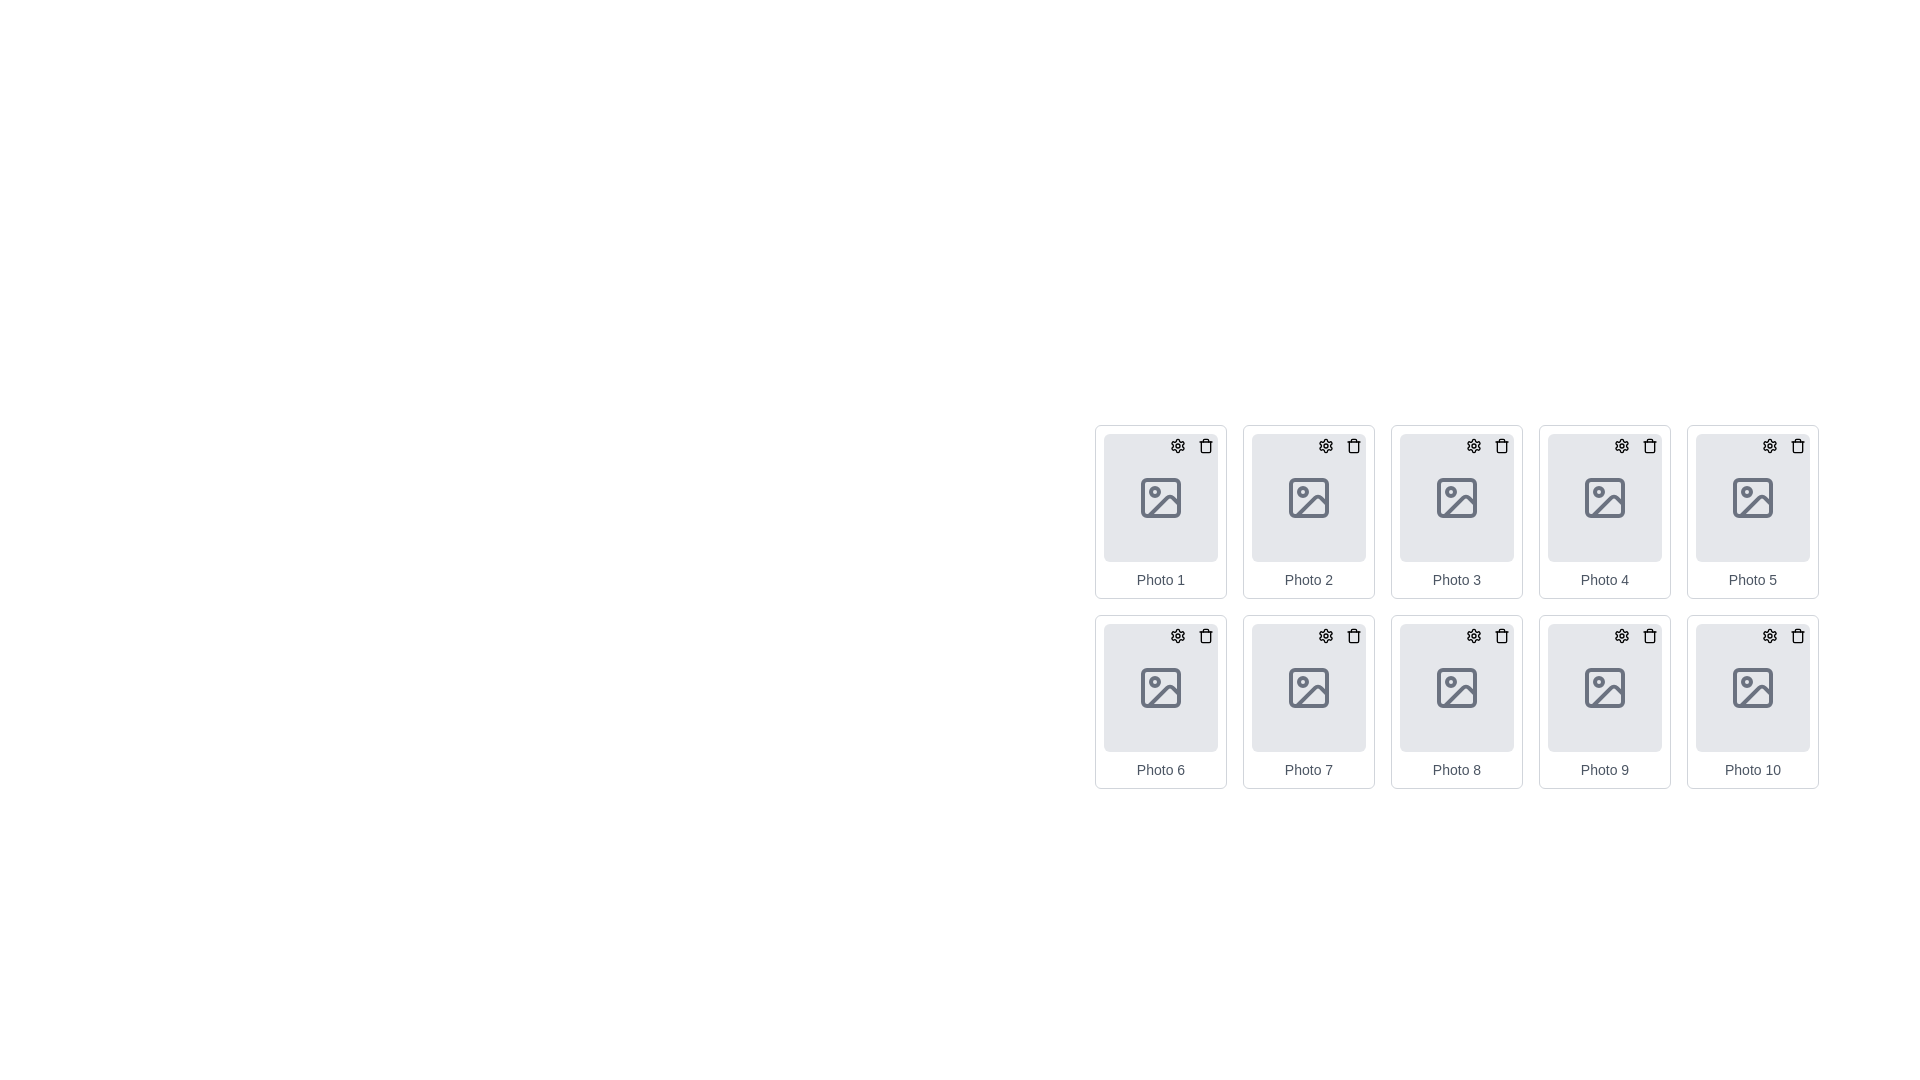 This screenshot has height=1080, width=1920. I want to click on the Decorative Frame element located within the top-left corner of the 'Photo 1' icon, so click(1161, 496).